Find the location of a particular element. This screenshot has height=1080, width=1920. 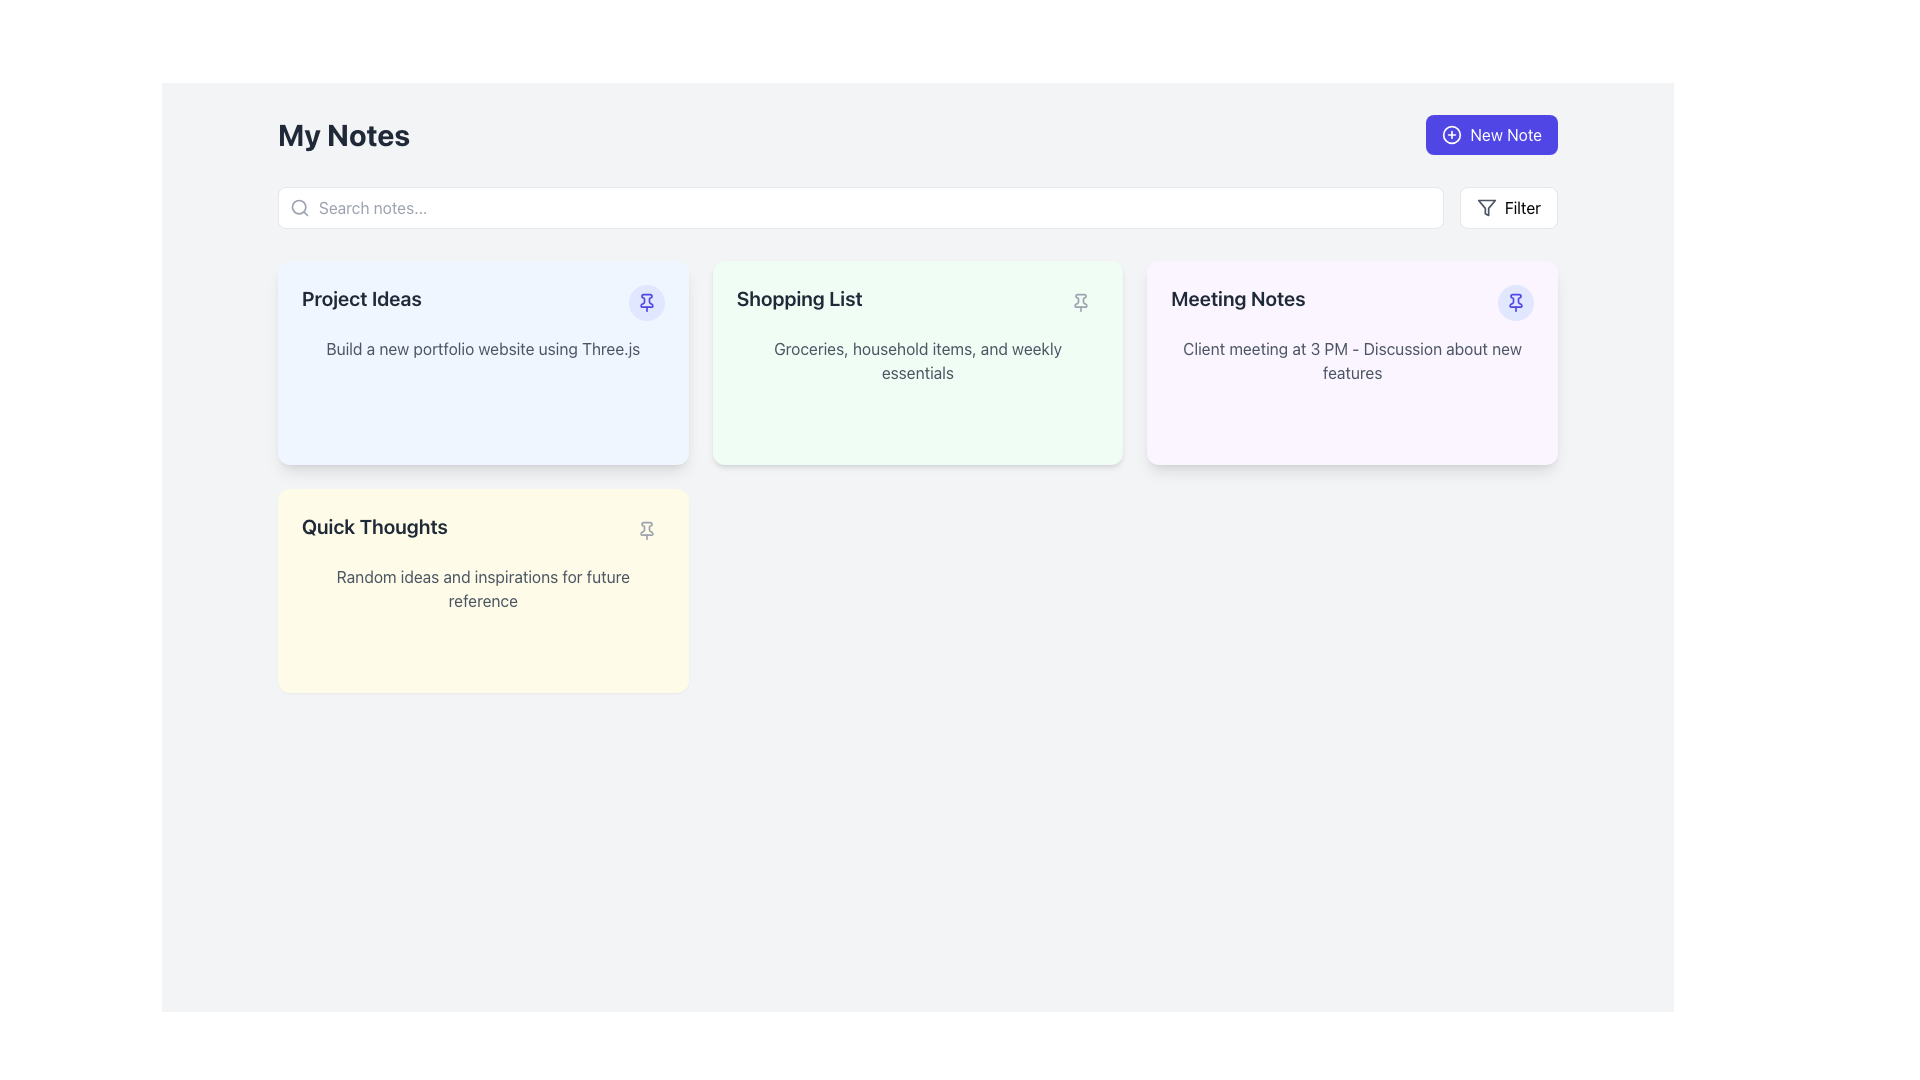

the text element displaying 'Client meeting at 3 PM - Discussion about new features' within the 'Meeting Notes' card is located at coordinates (1352, 361).